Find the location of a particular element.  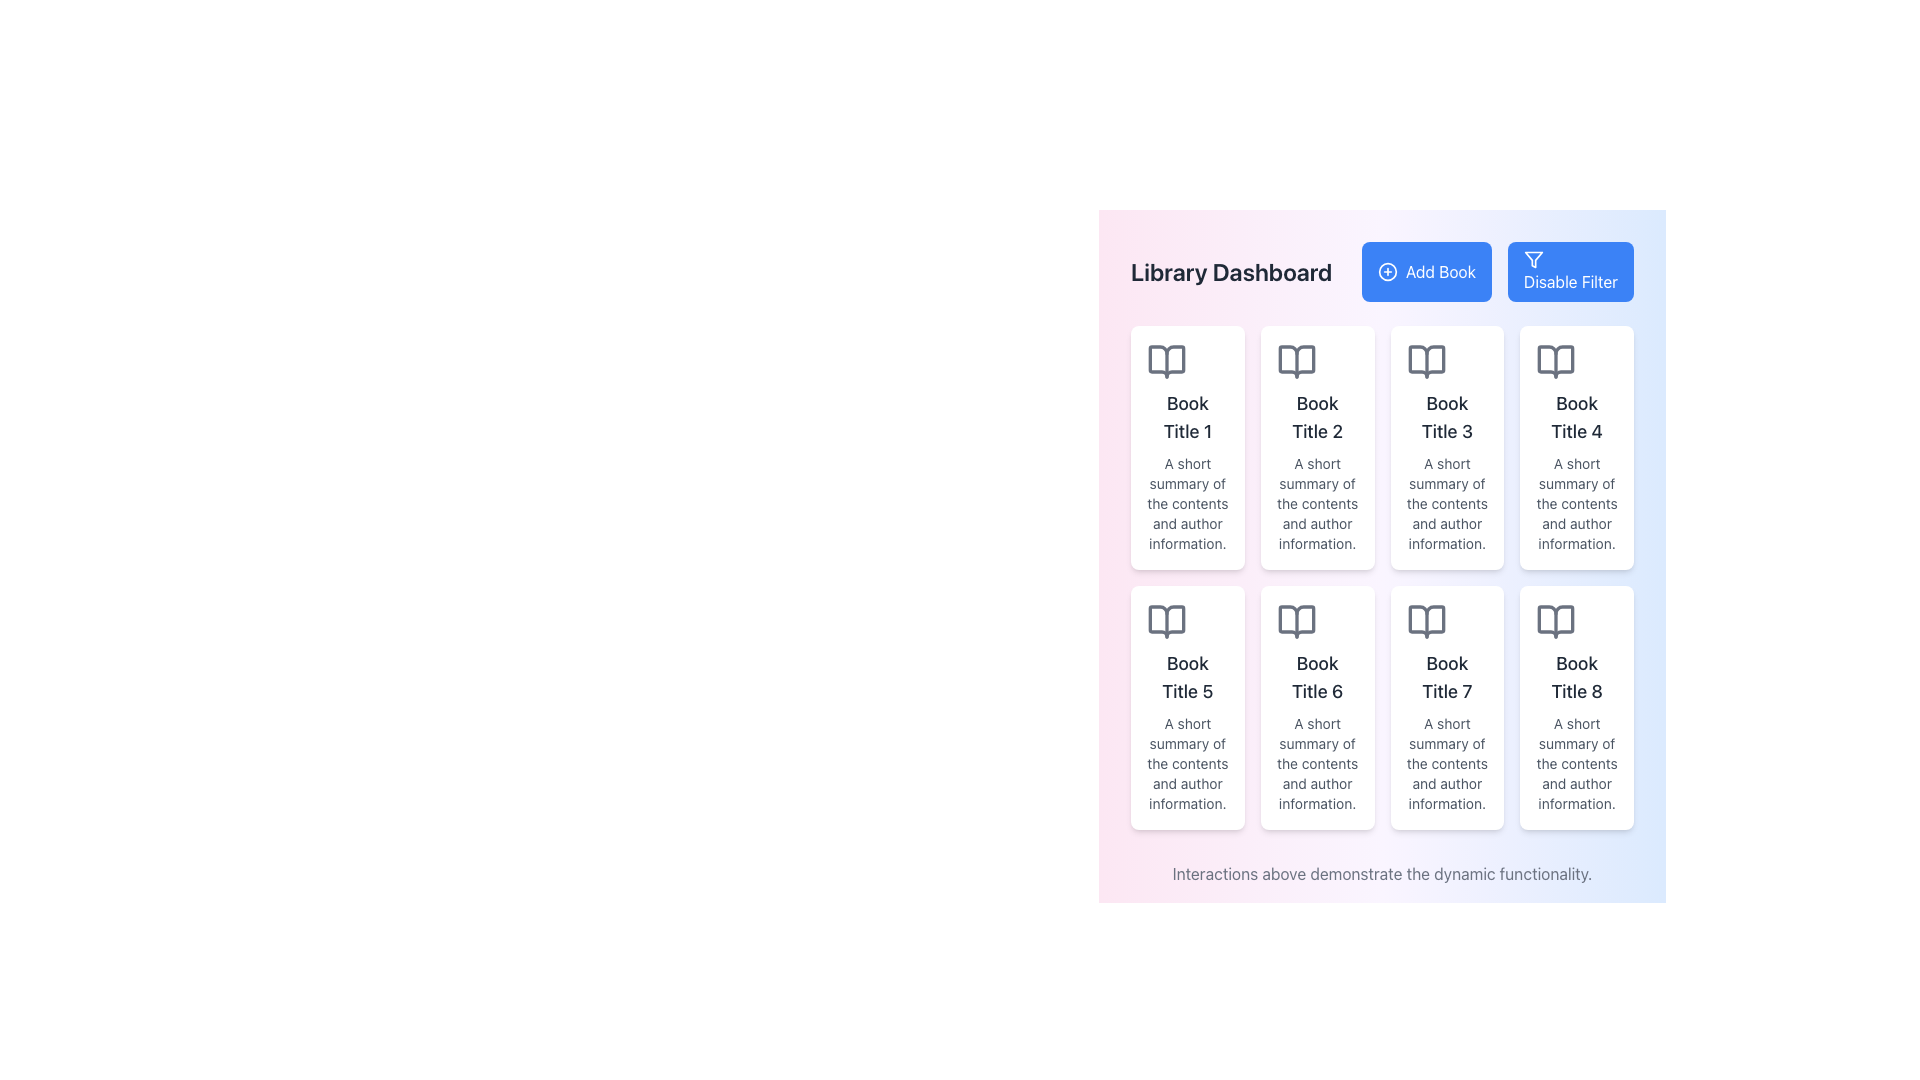

text content of the title label located in the last column and last row of the grid layout, positioned above the description and below the book icon is located at coordinates (1576, 677).